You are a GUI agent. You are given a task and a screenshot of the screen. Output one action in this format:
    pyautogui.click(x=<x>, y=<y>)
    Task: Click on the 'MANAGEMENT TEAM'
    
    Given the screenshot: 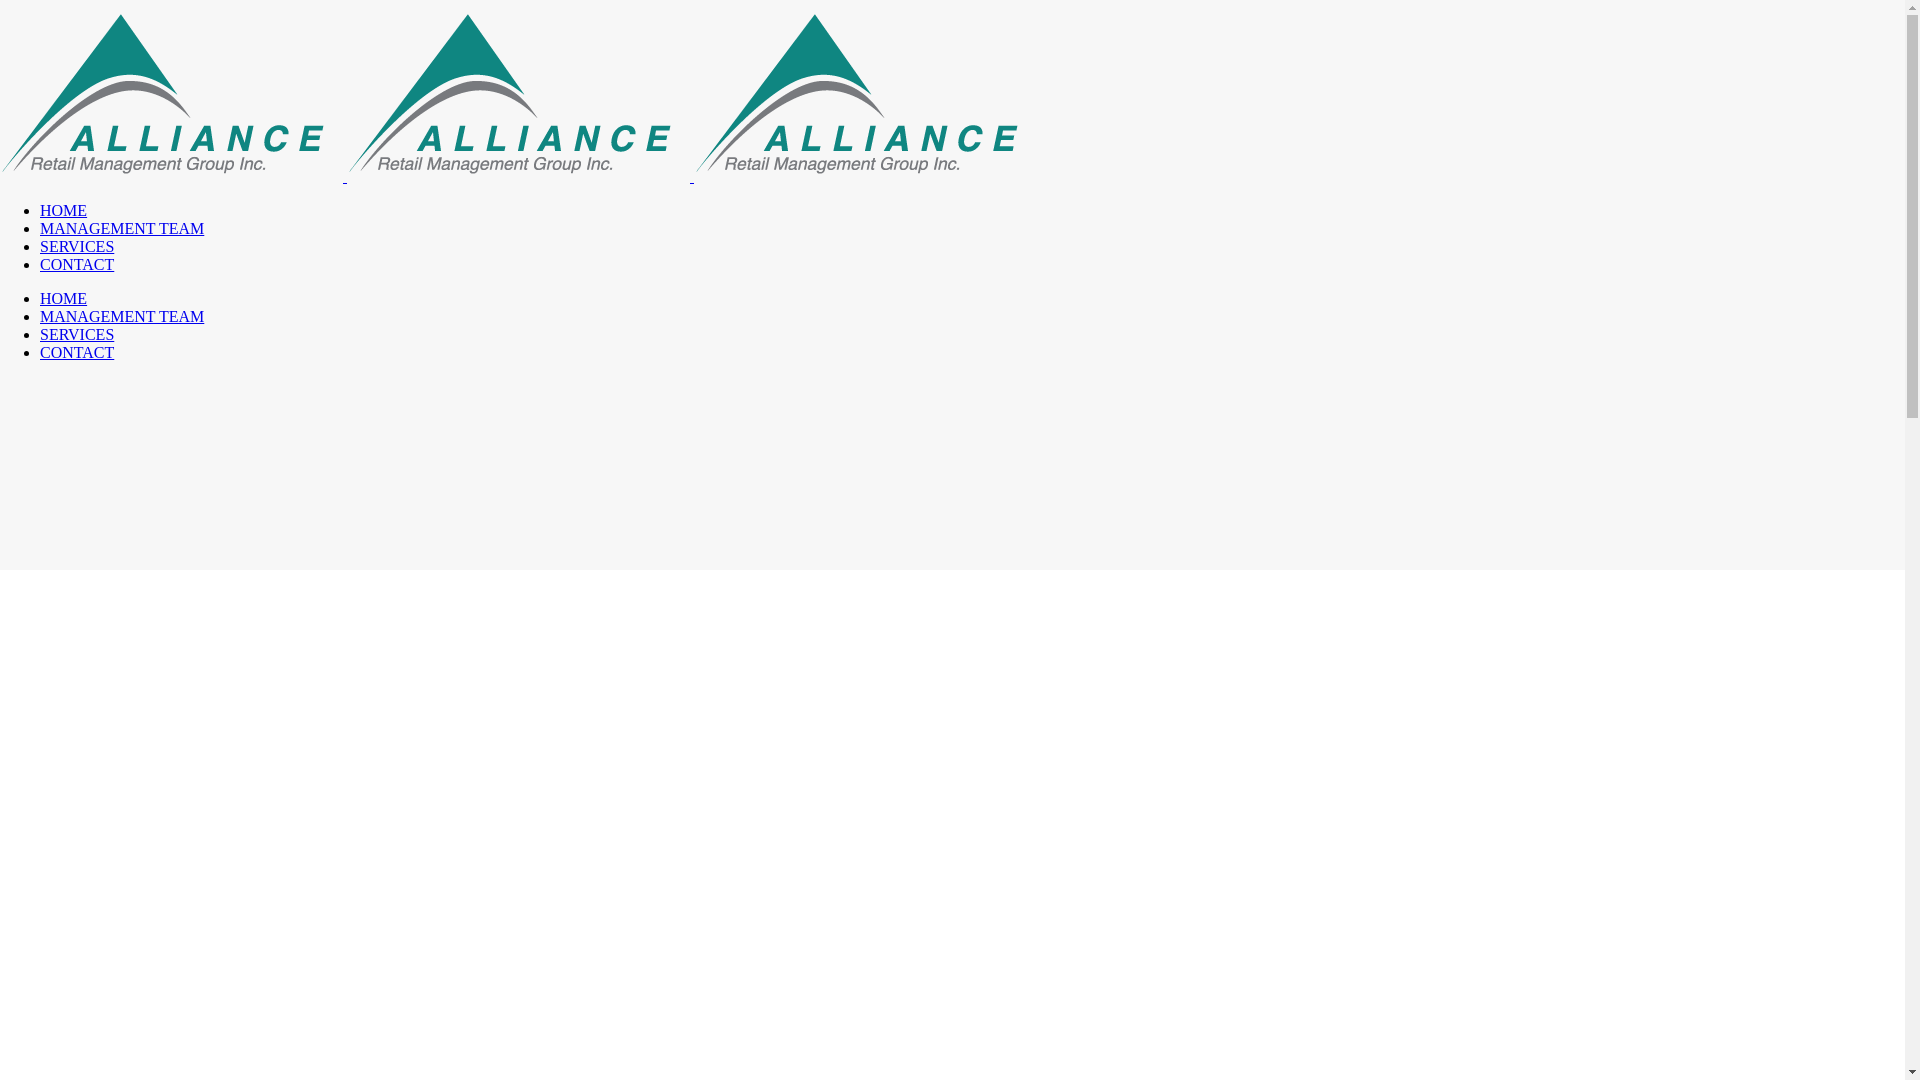 What is the action you would take?
    pyautogui.click(x=120, y=315)
    